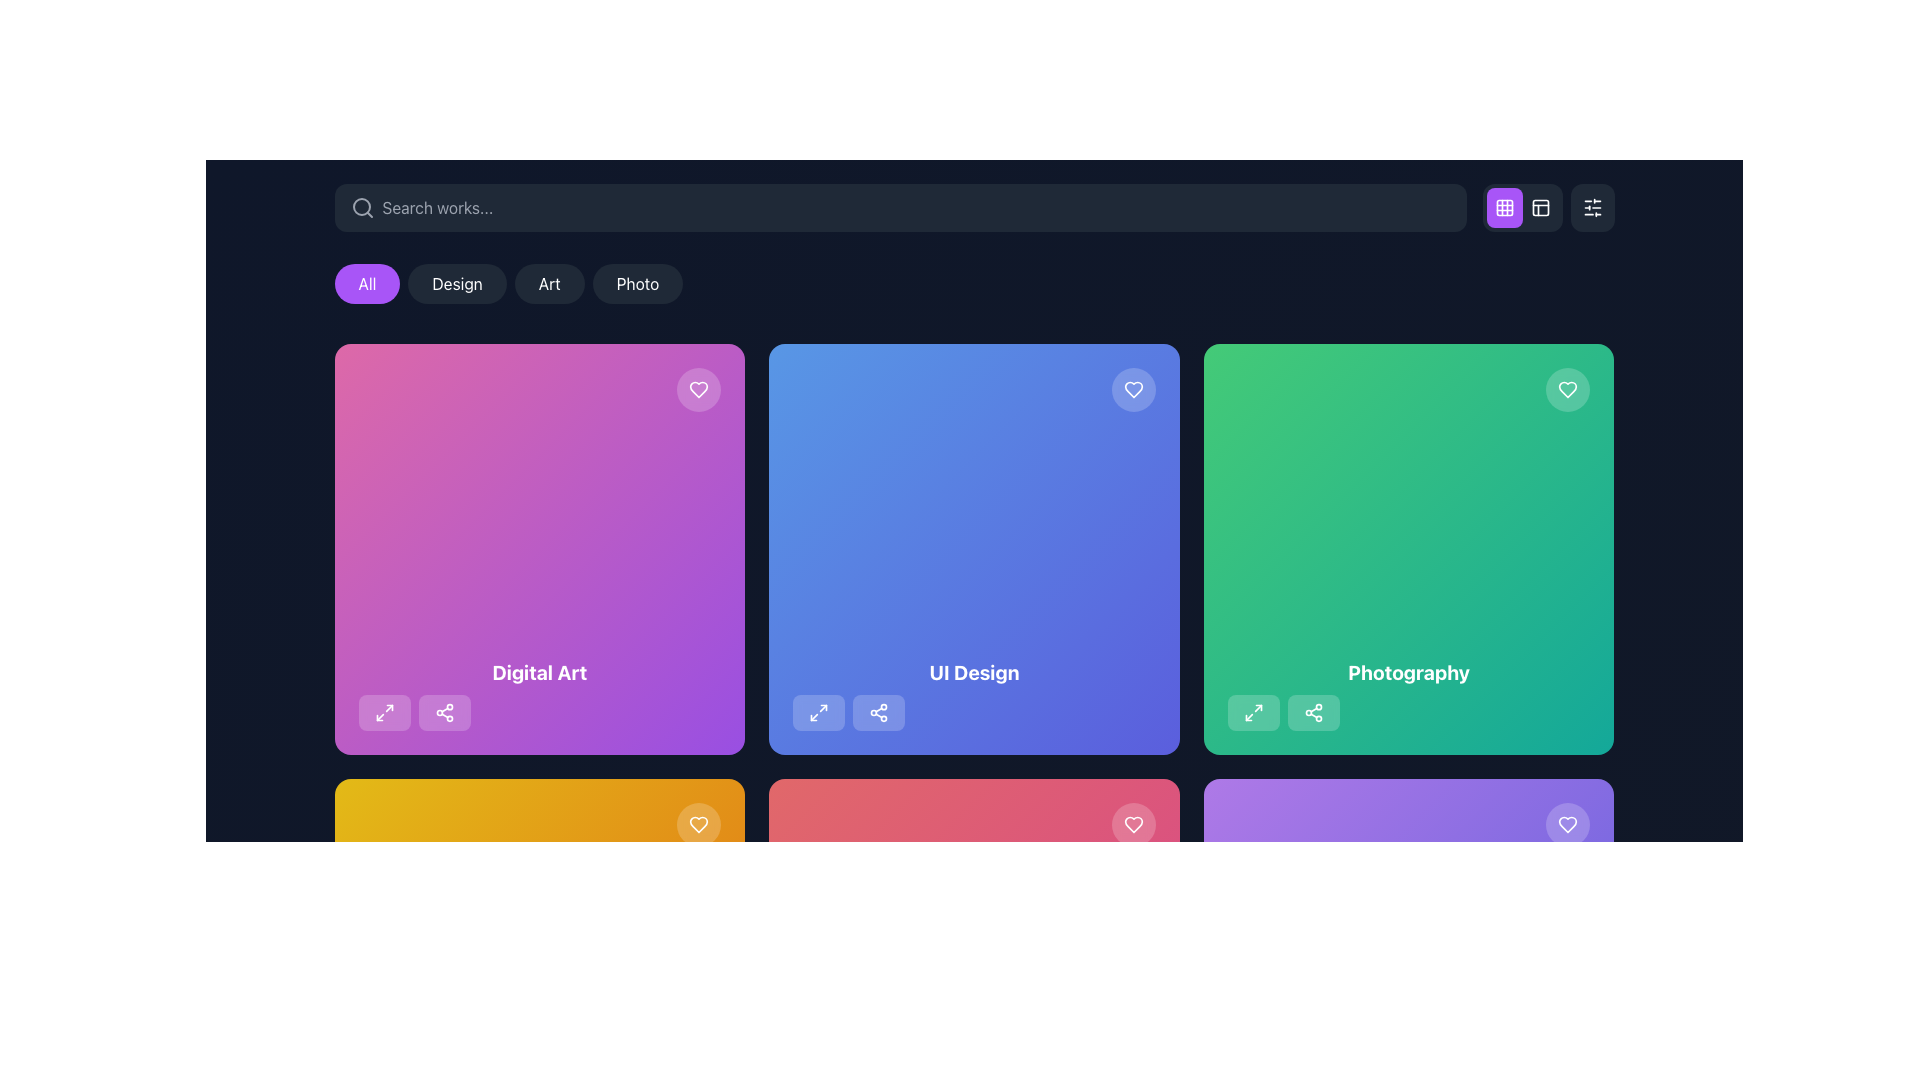 The image size is (1920, 1080). What do you see at coordinates (1313, 711) in the screenshot?
I see `the 'Share' button located at the bottom-right of the 'Photography' card` at bounding box center [1313, 711].